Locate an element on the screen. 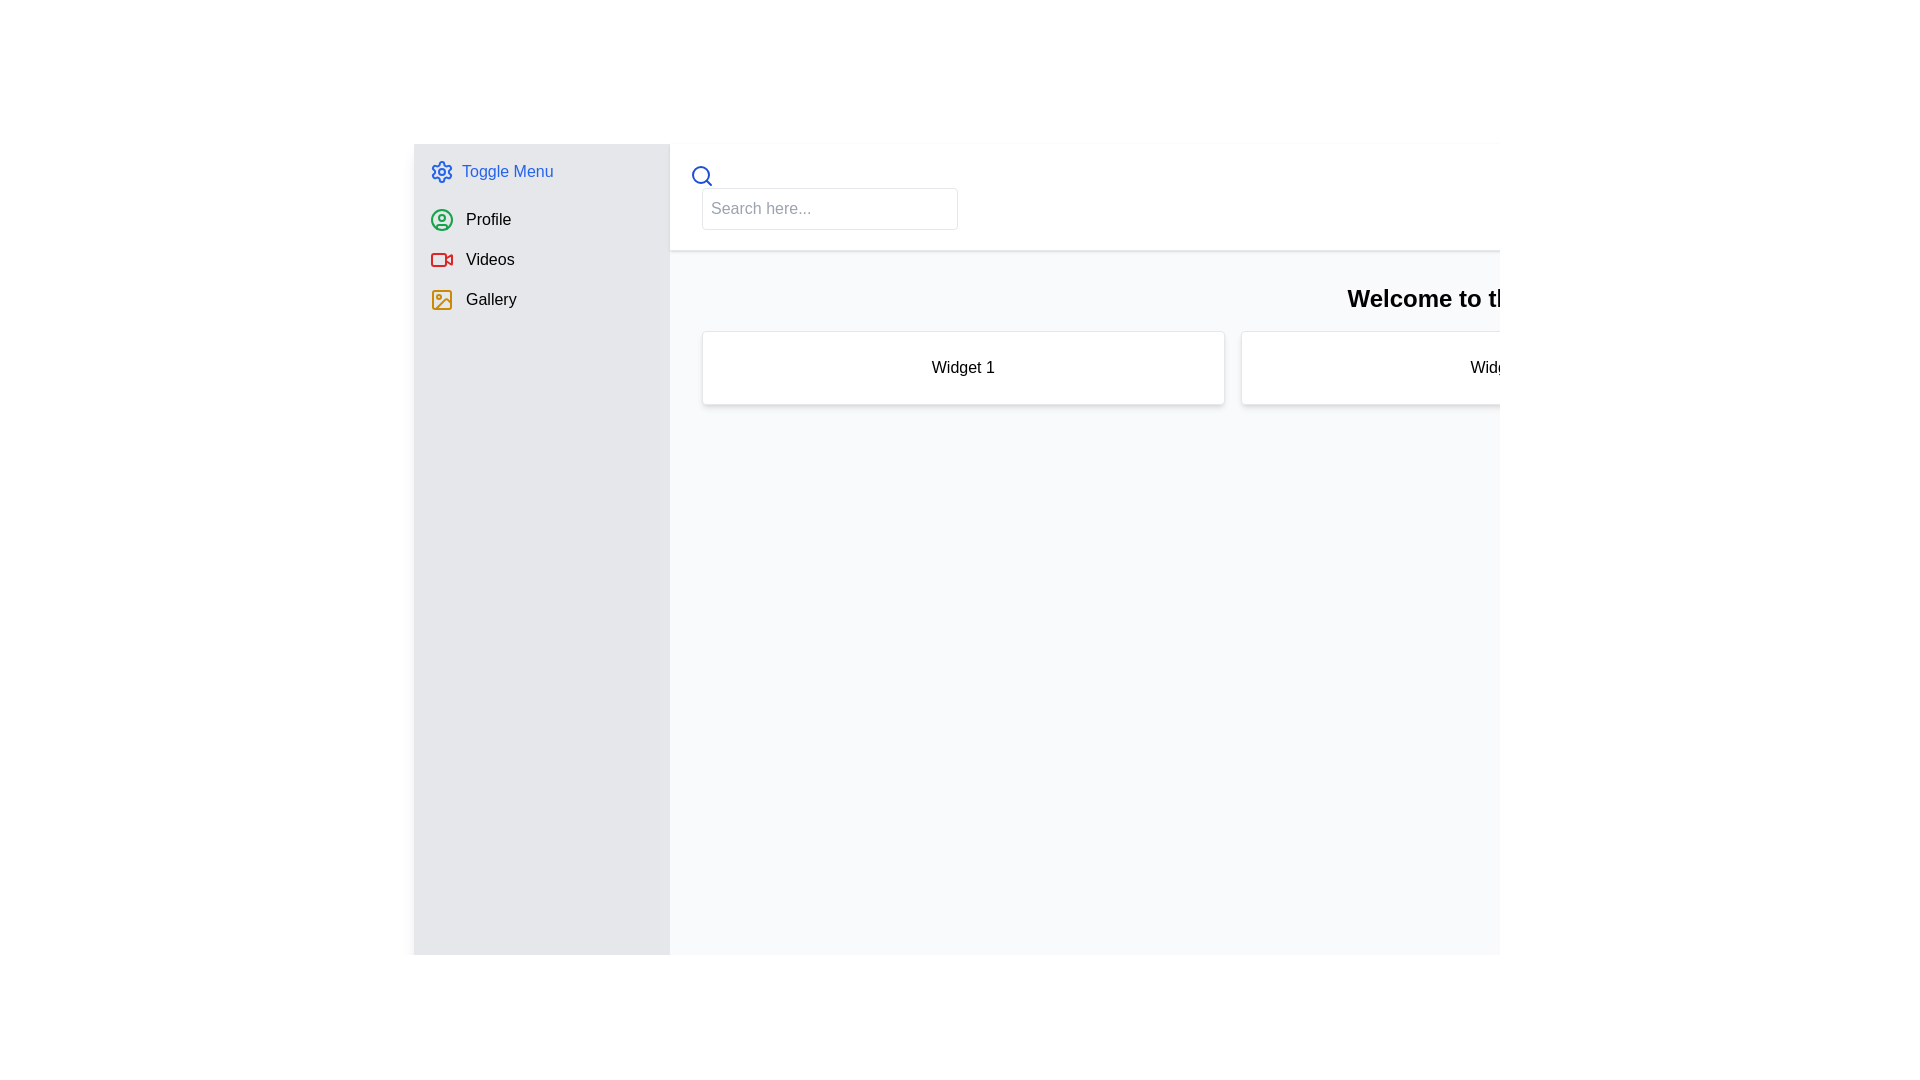 Image resolution: width=1920 pixels, height=1080 pixels. the video icon located in the sidebar, to the left of the 'Videos' text label is located at coordinates (448, 257).